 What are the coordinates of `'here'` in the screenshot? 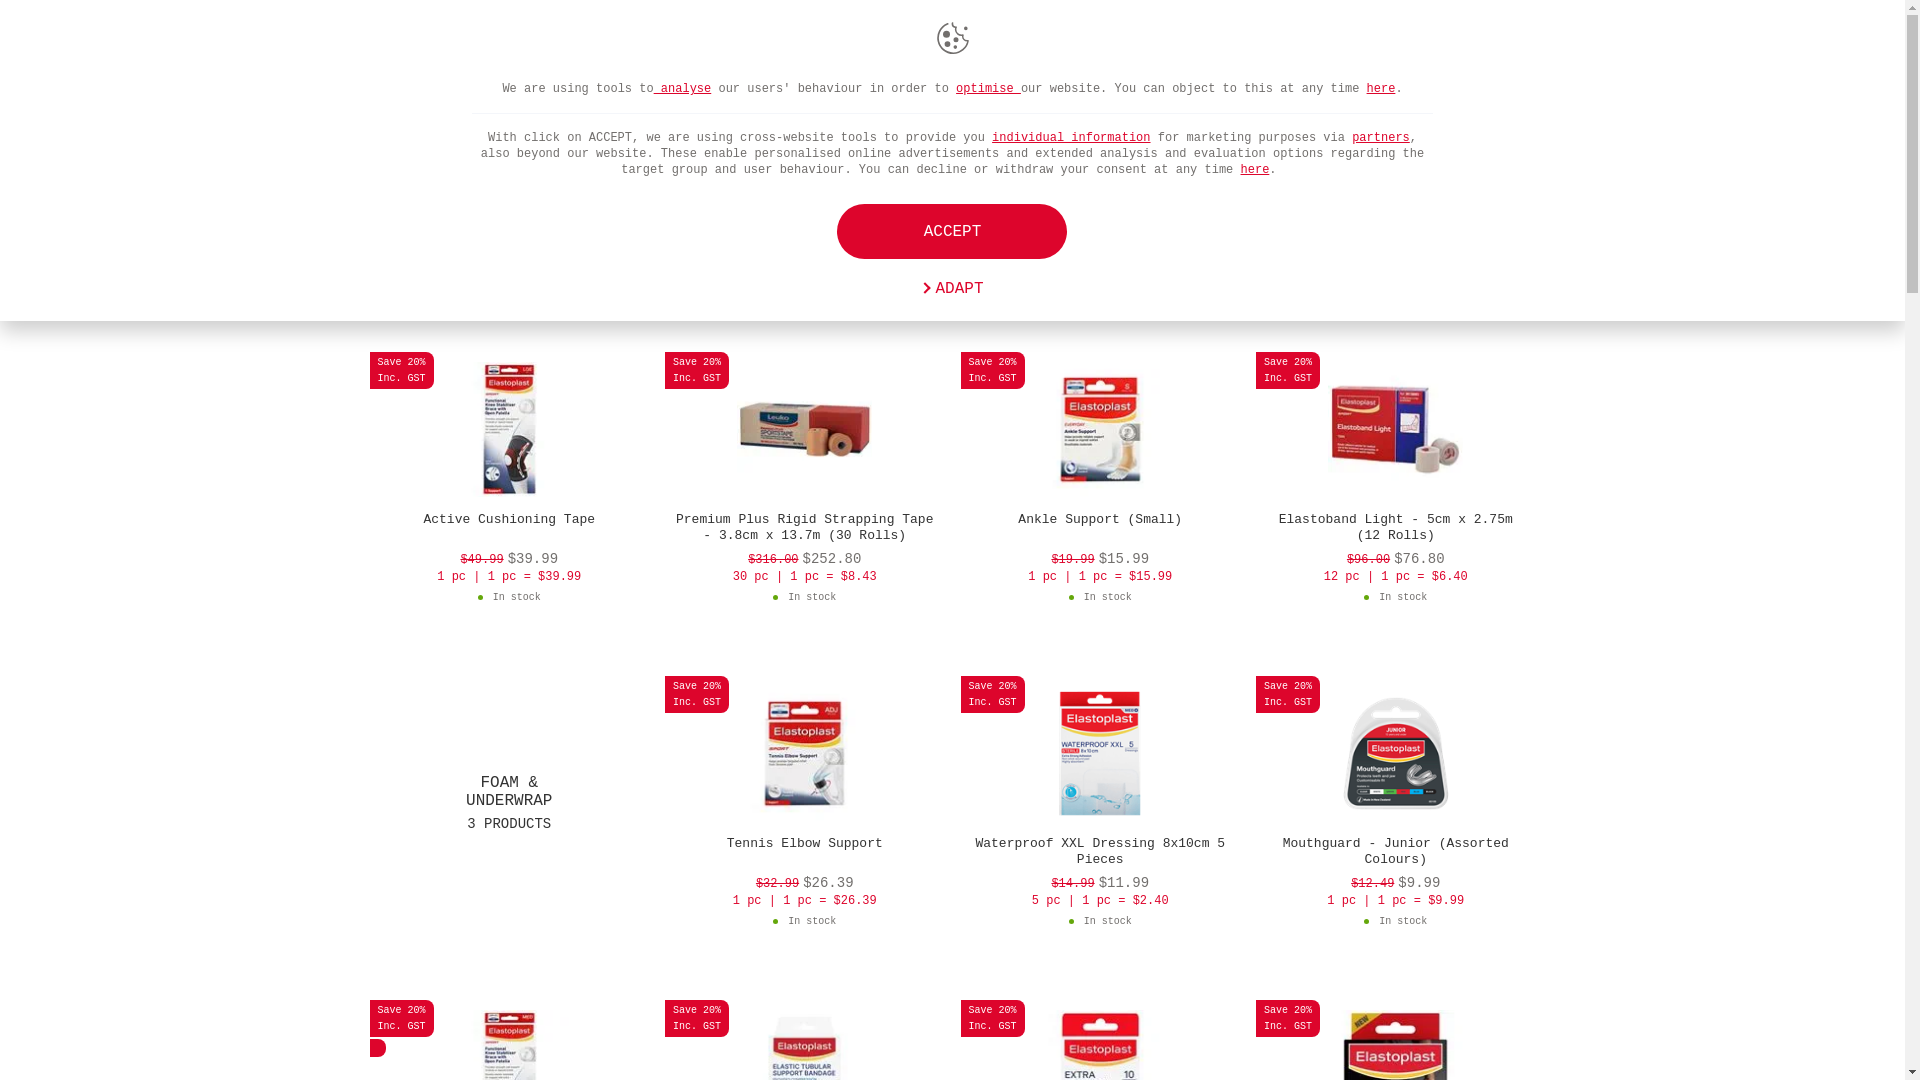 It's located at (1254, 168).